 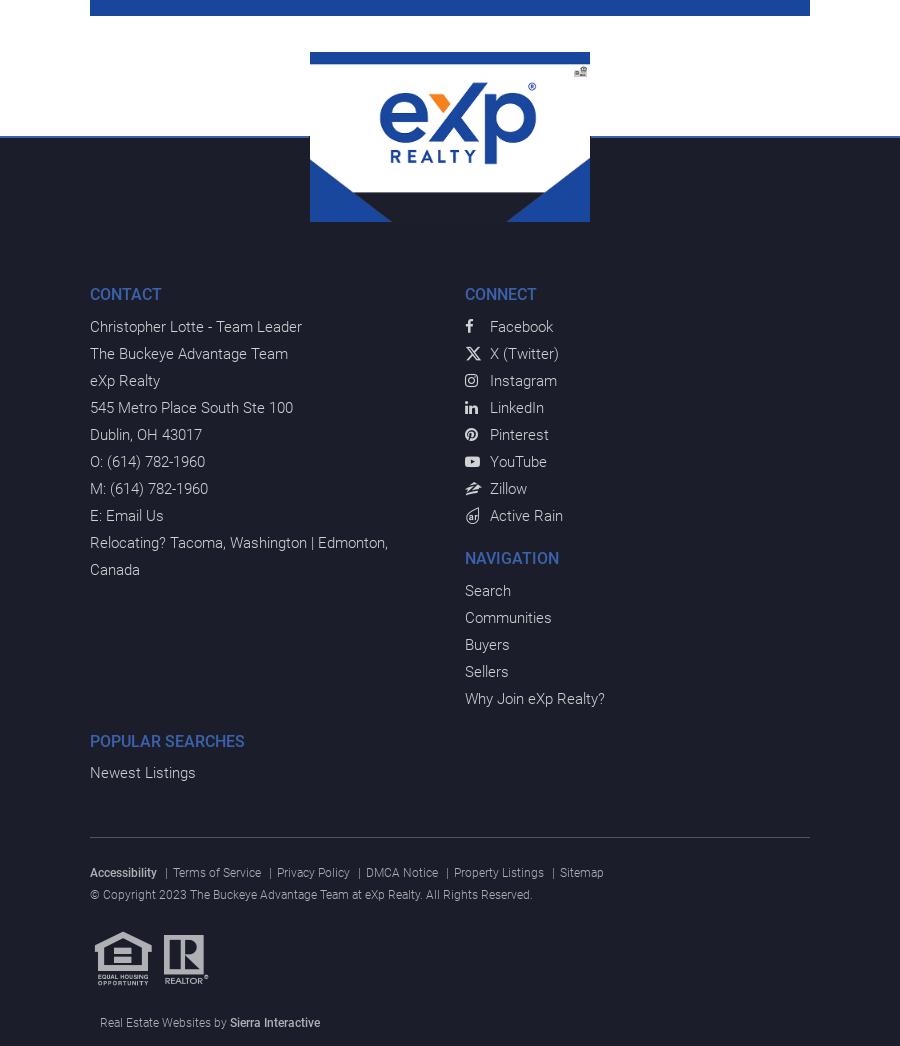 What do you see at coordinates (525, 515) in the screenshot?
I see `'Active Rain'` at bounding box center [525, 515].